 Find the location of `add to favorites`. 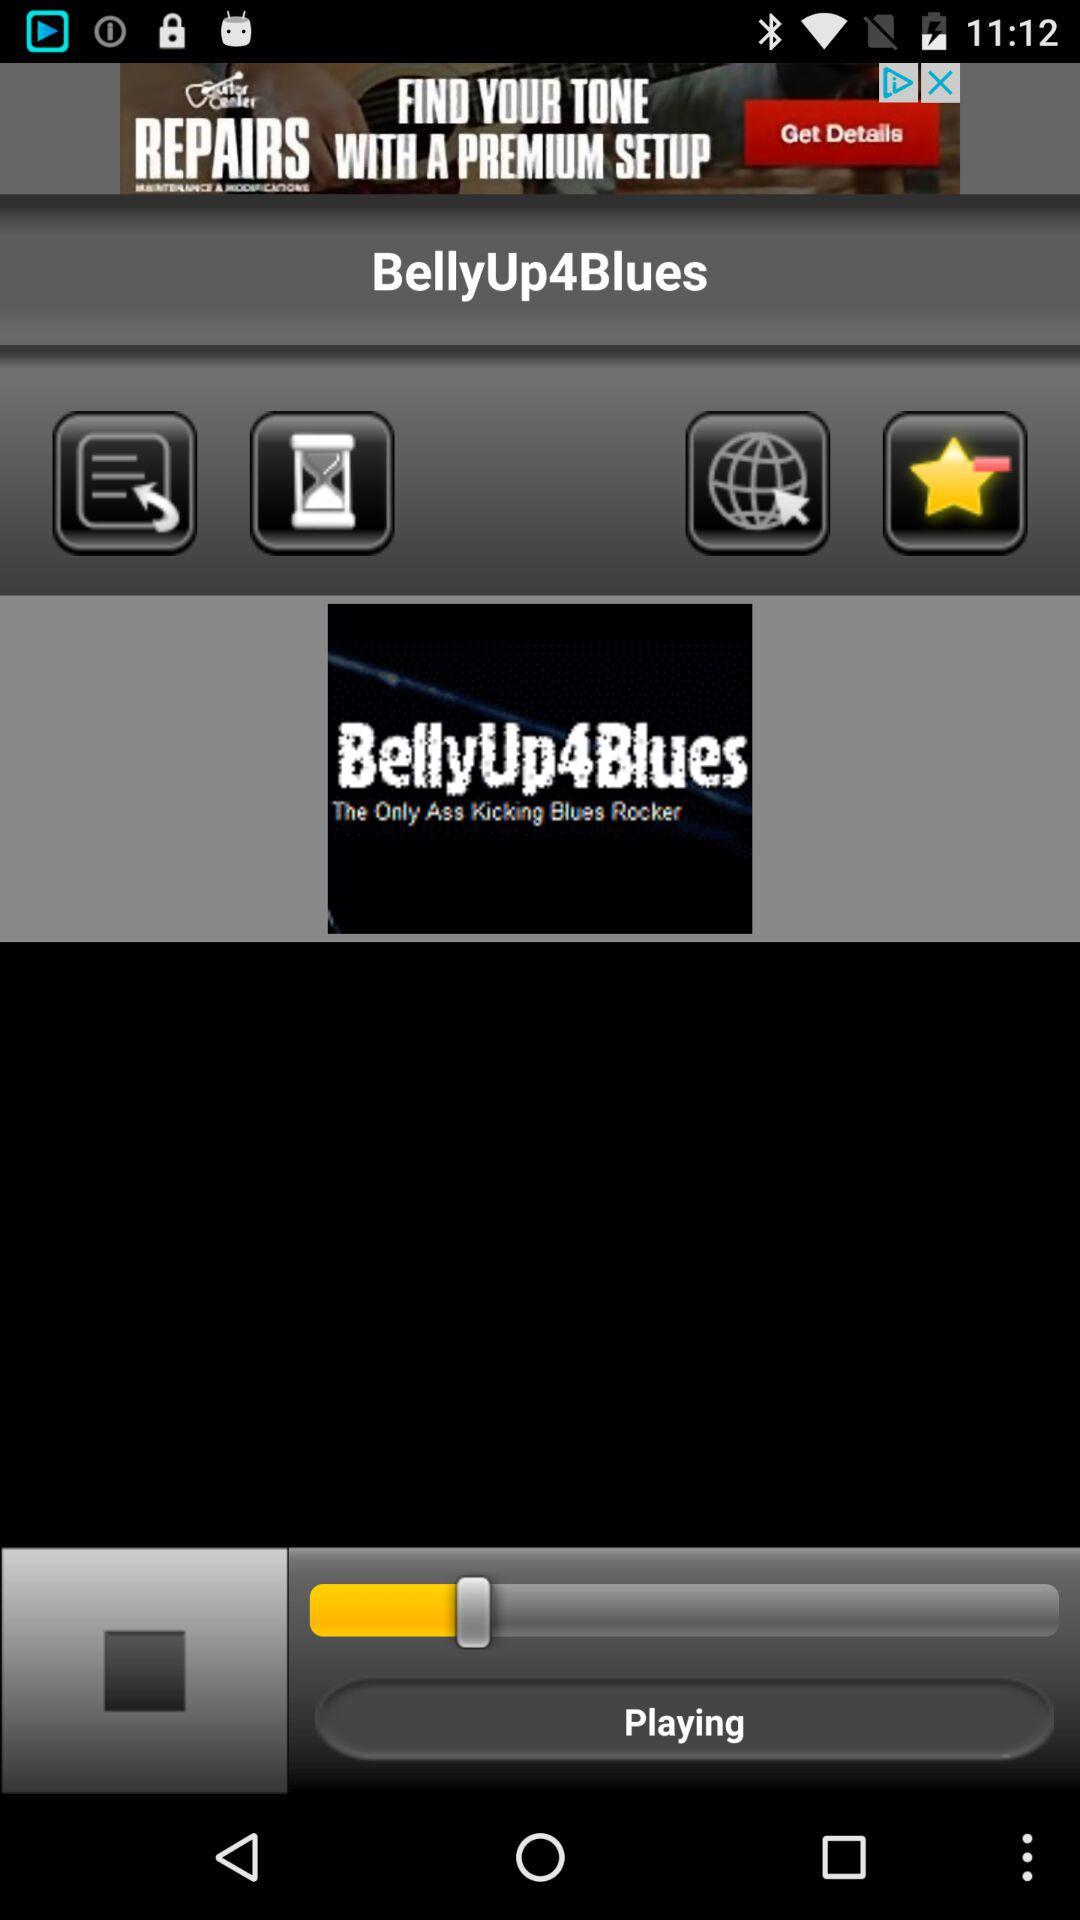

add to favorites is located at coordinates (954, 483).